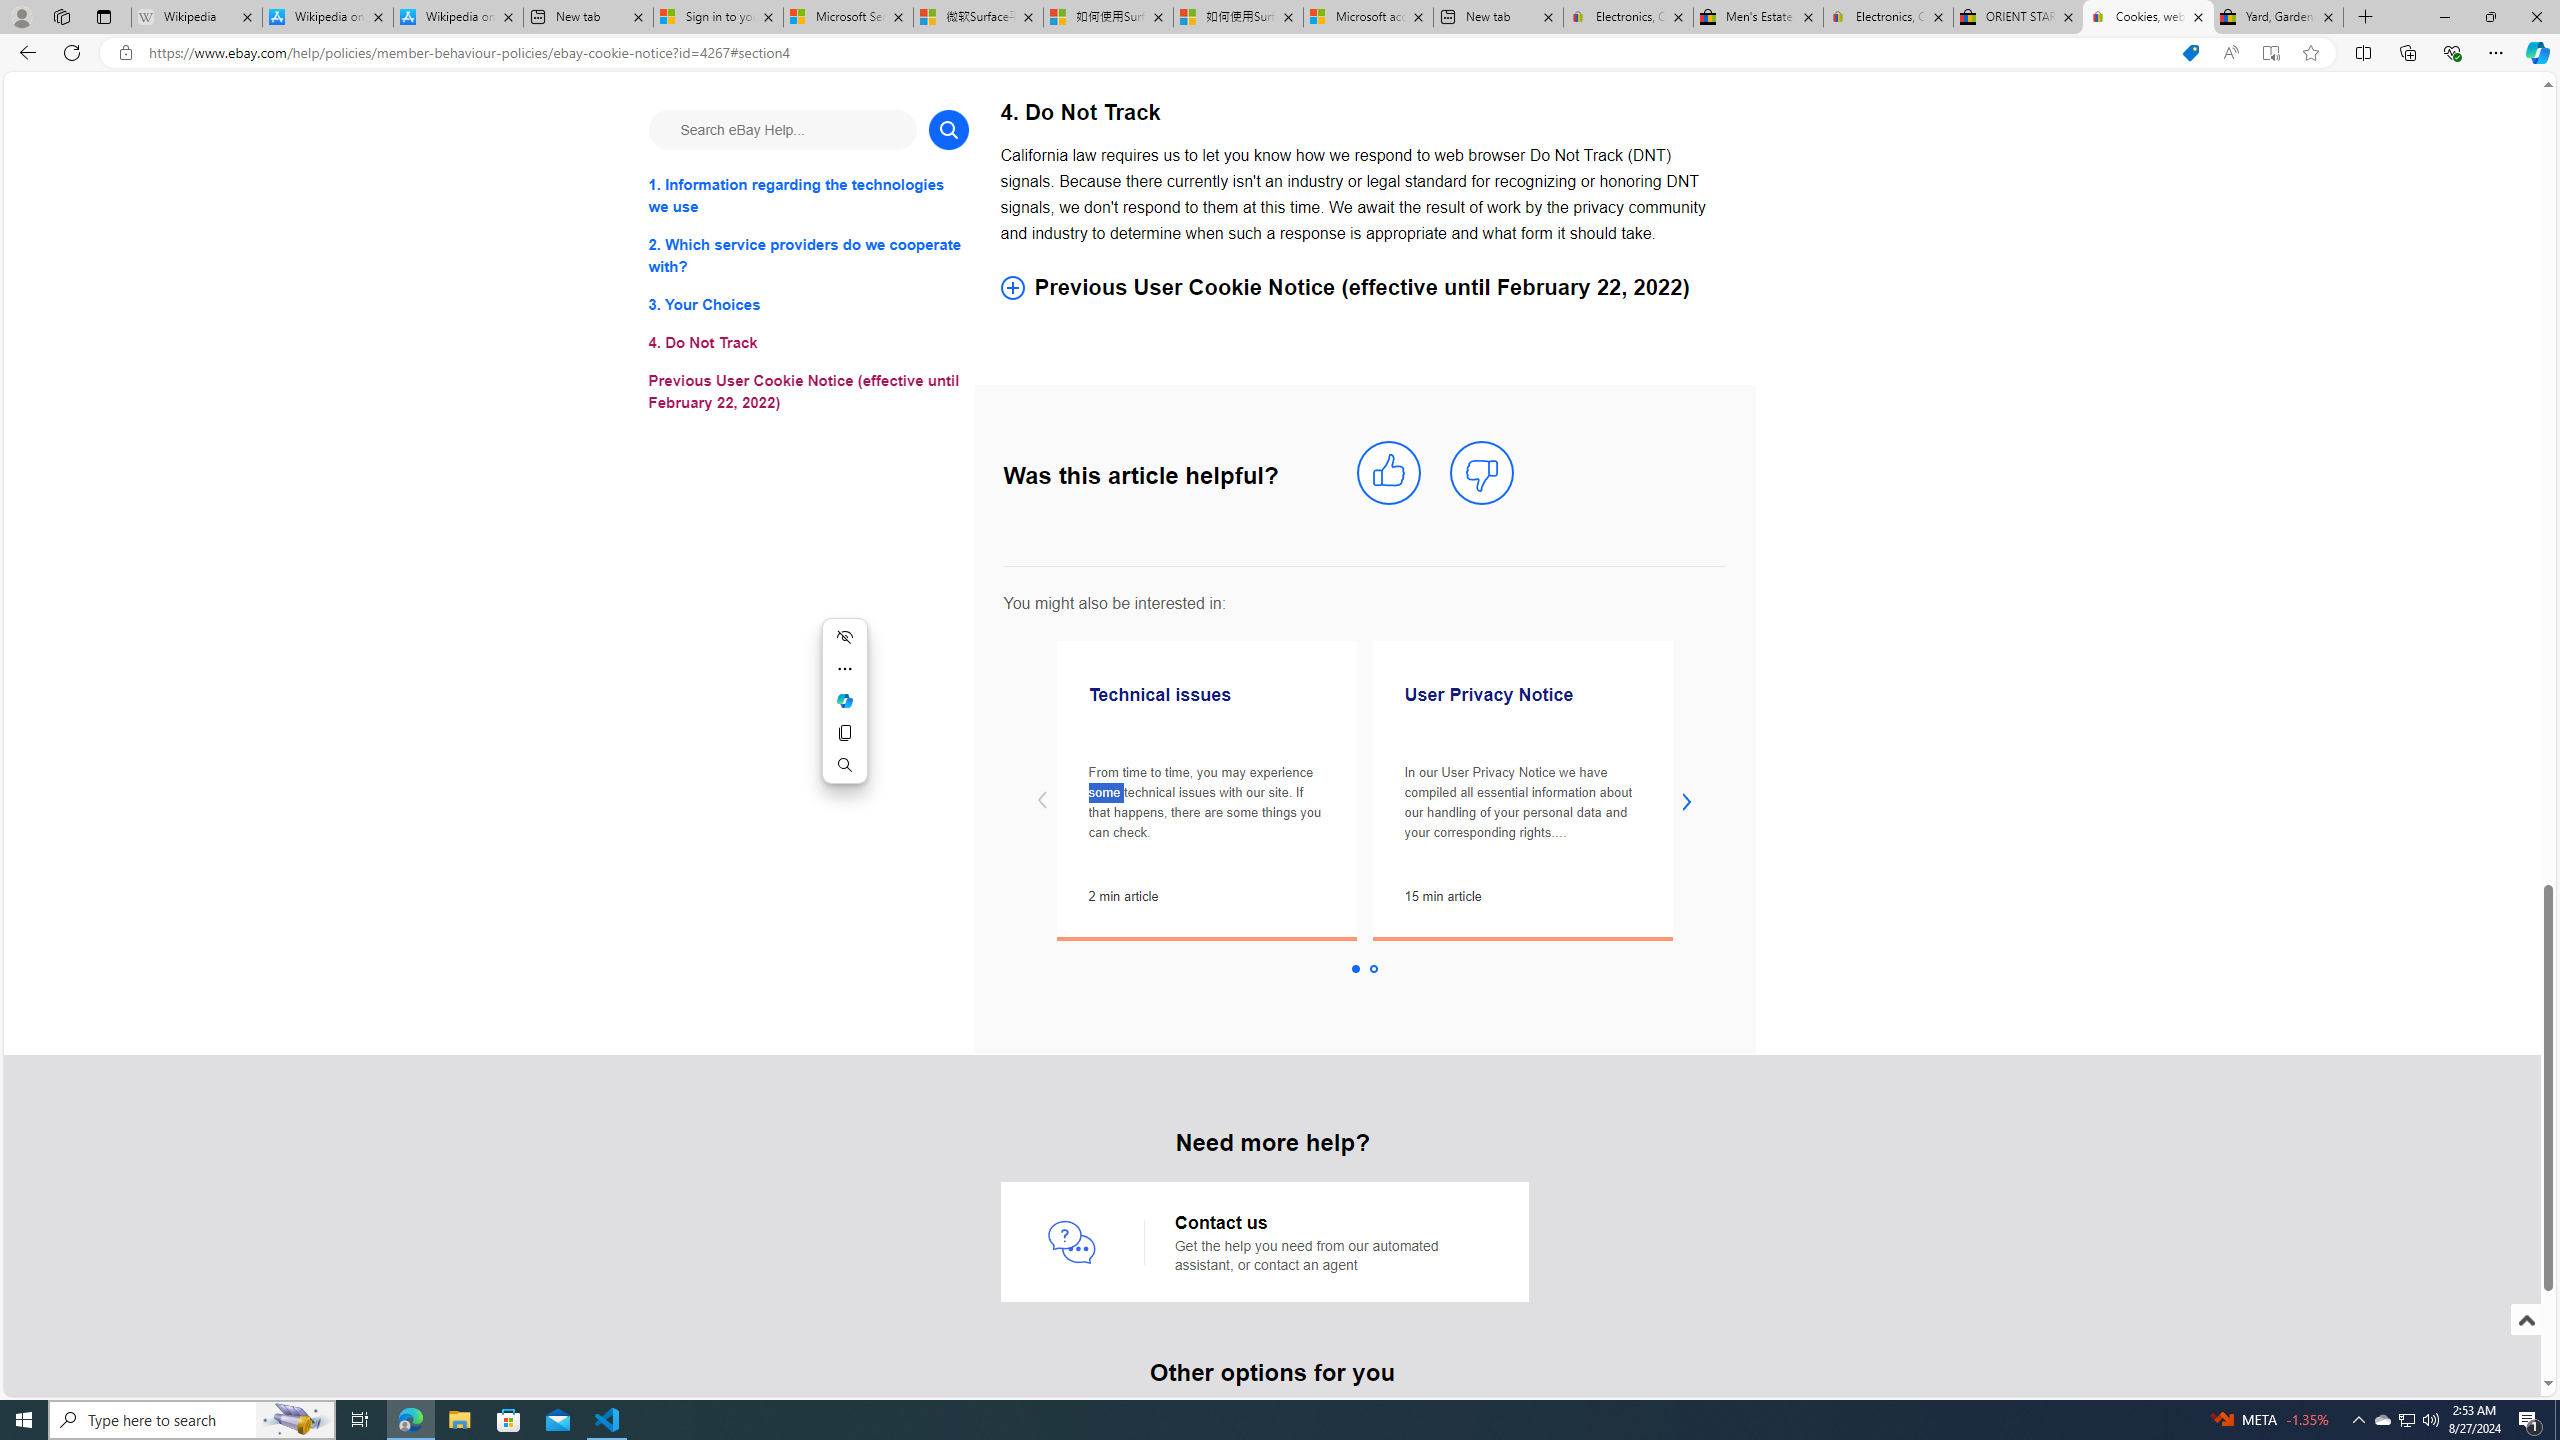  I want to click on 'Slide 2 ', so click(1373, 968).